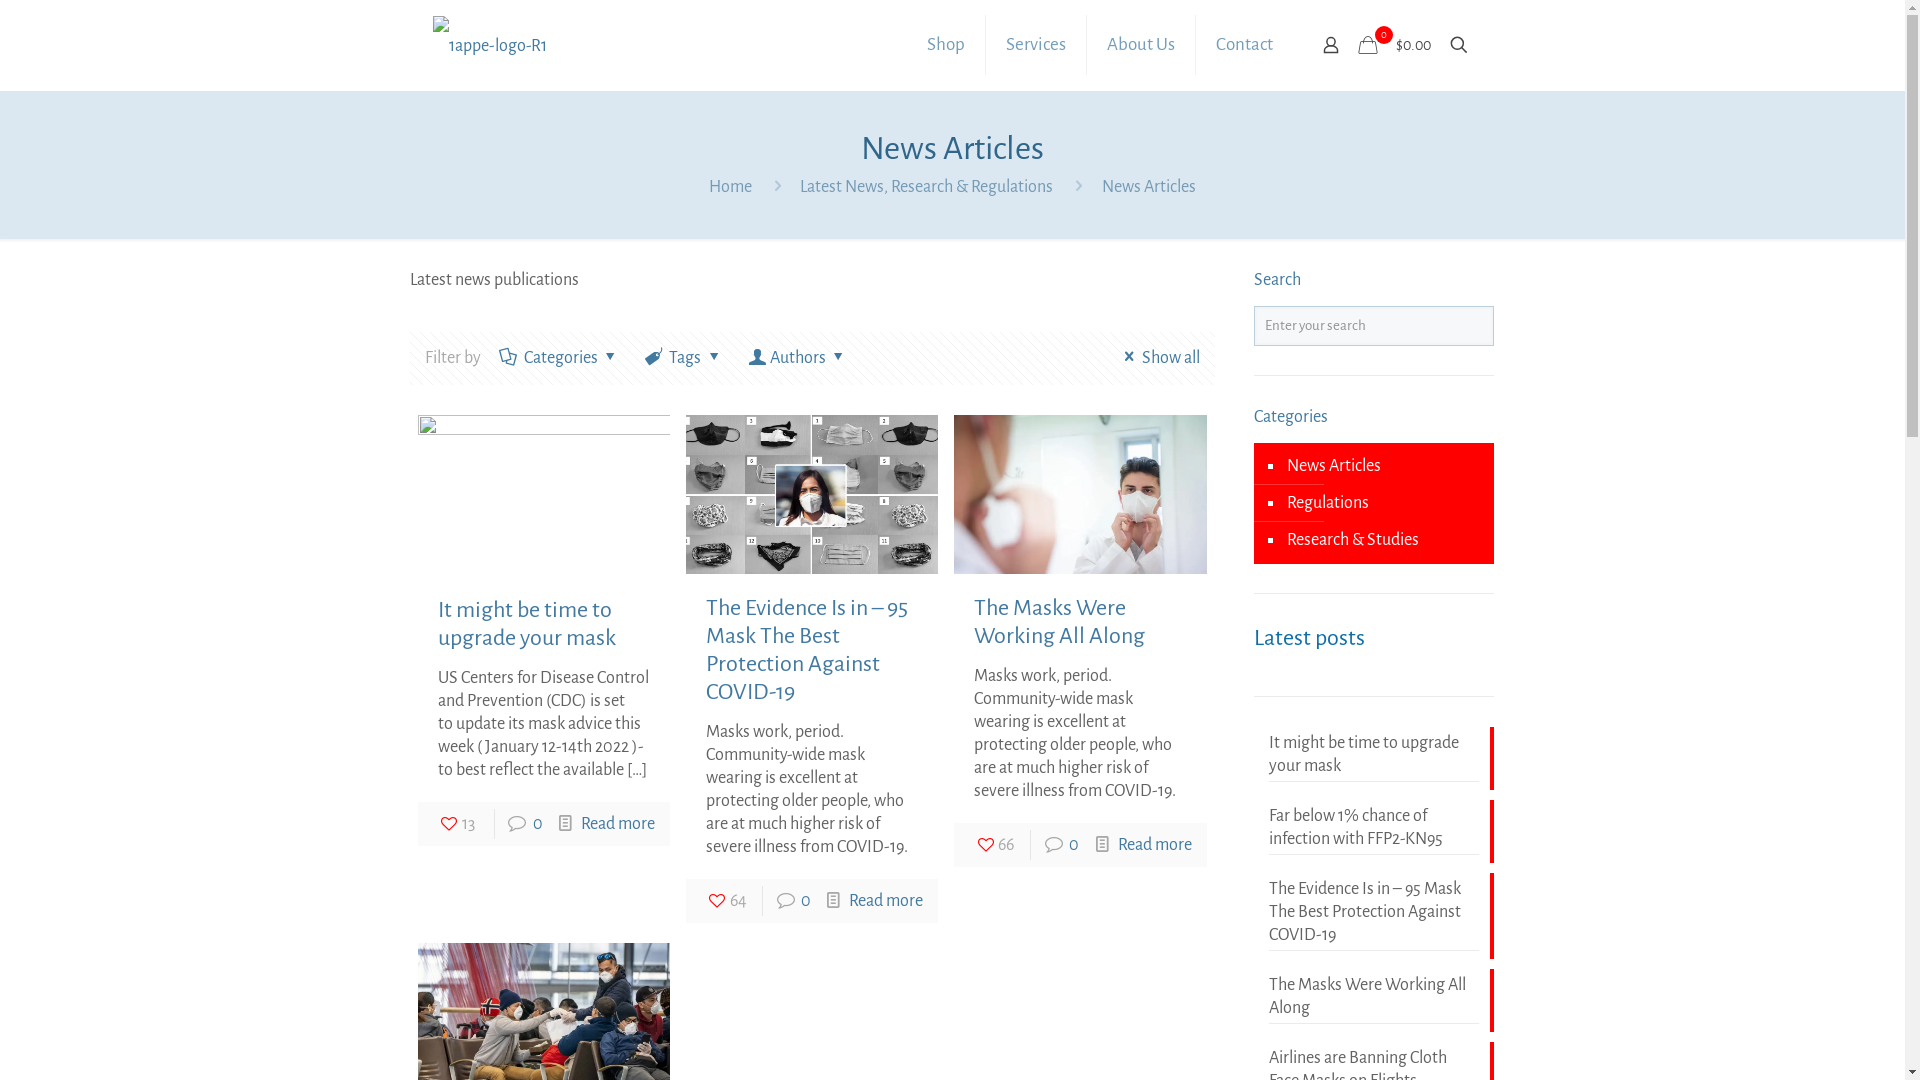 The image size is (1920, 1080). What do you see at coordinates (1036, 45) in the screenshot?
I see `'Services'` at bounding box center [1036, 45].